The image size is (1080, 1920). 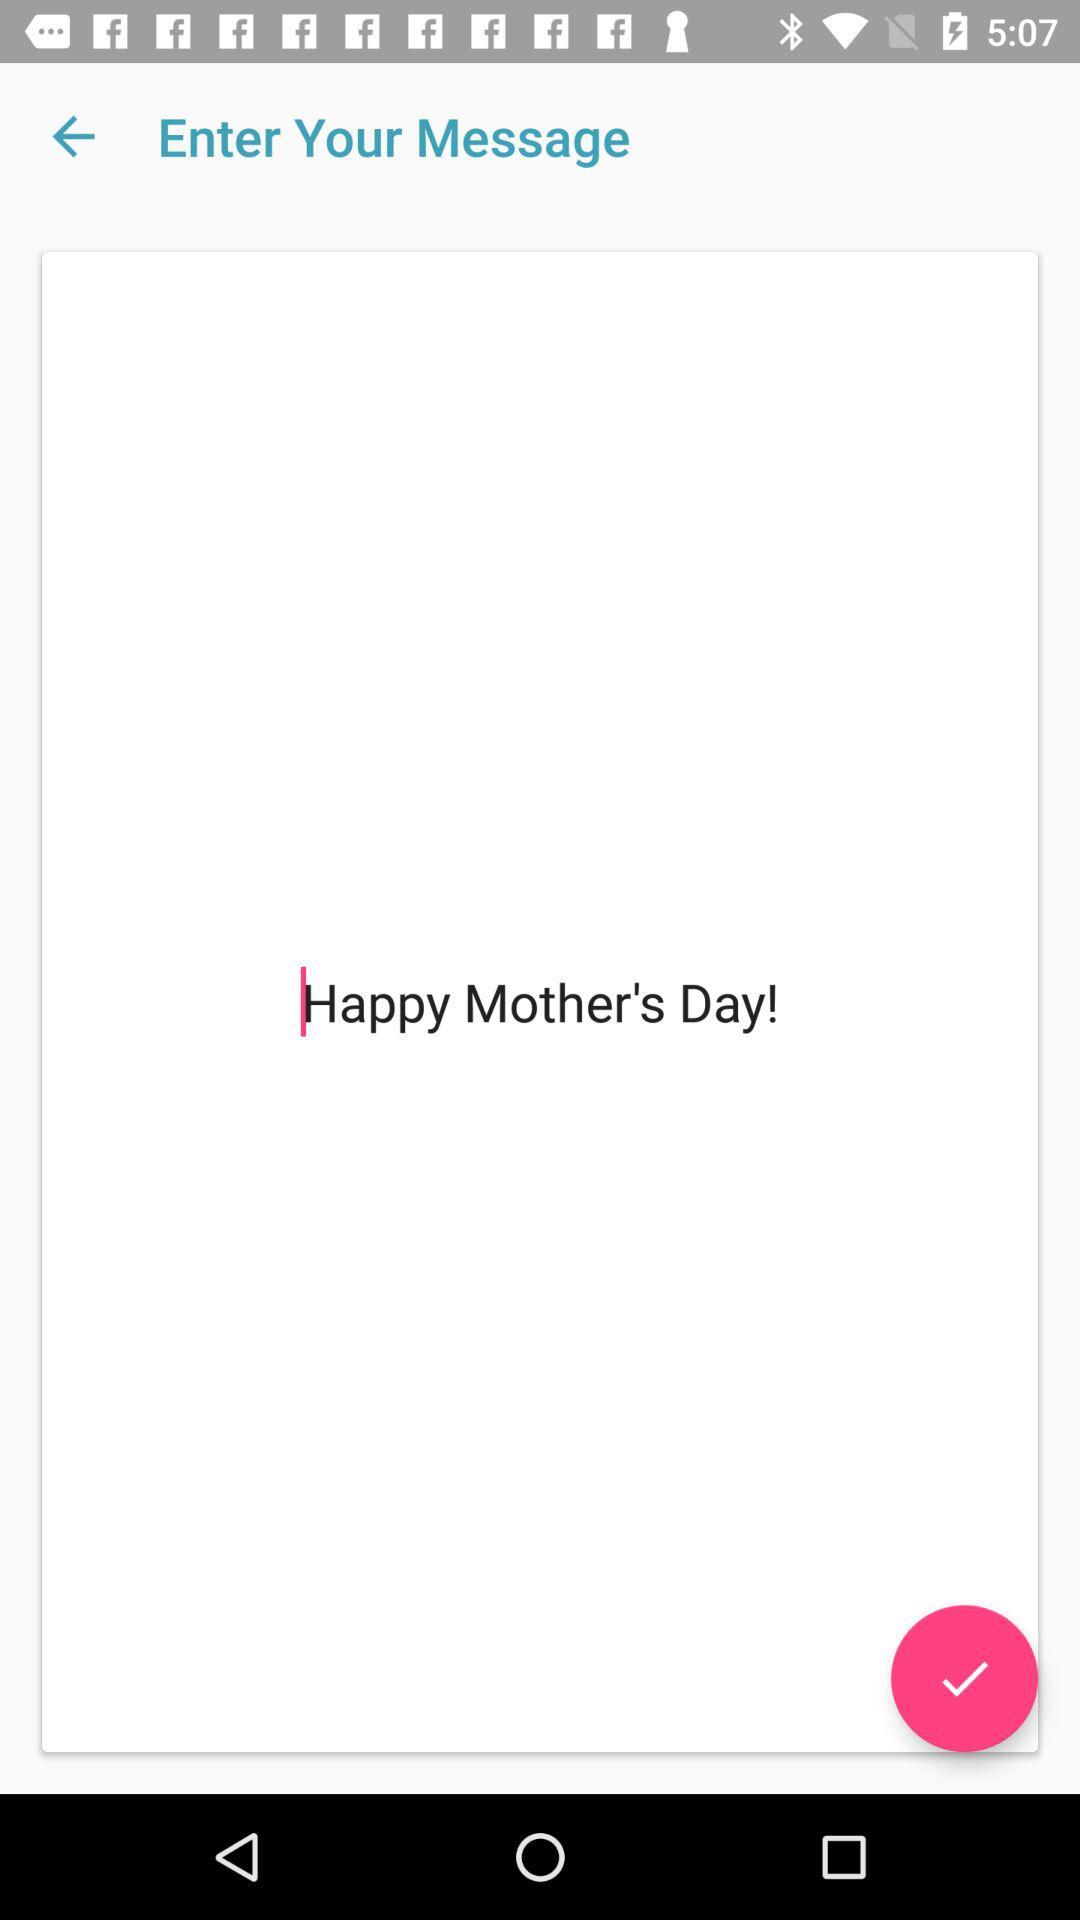 I want to click on the item to the left of enter your message app, so click(x=72, y=135).